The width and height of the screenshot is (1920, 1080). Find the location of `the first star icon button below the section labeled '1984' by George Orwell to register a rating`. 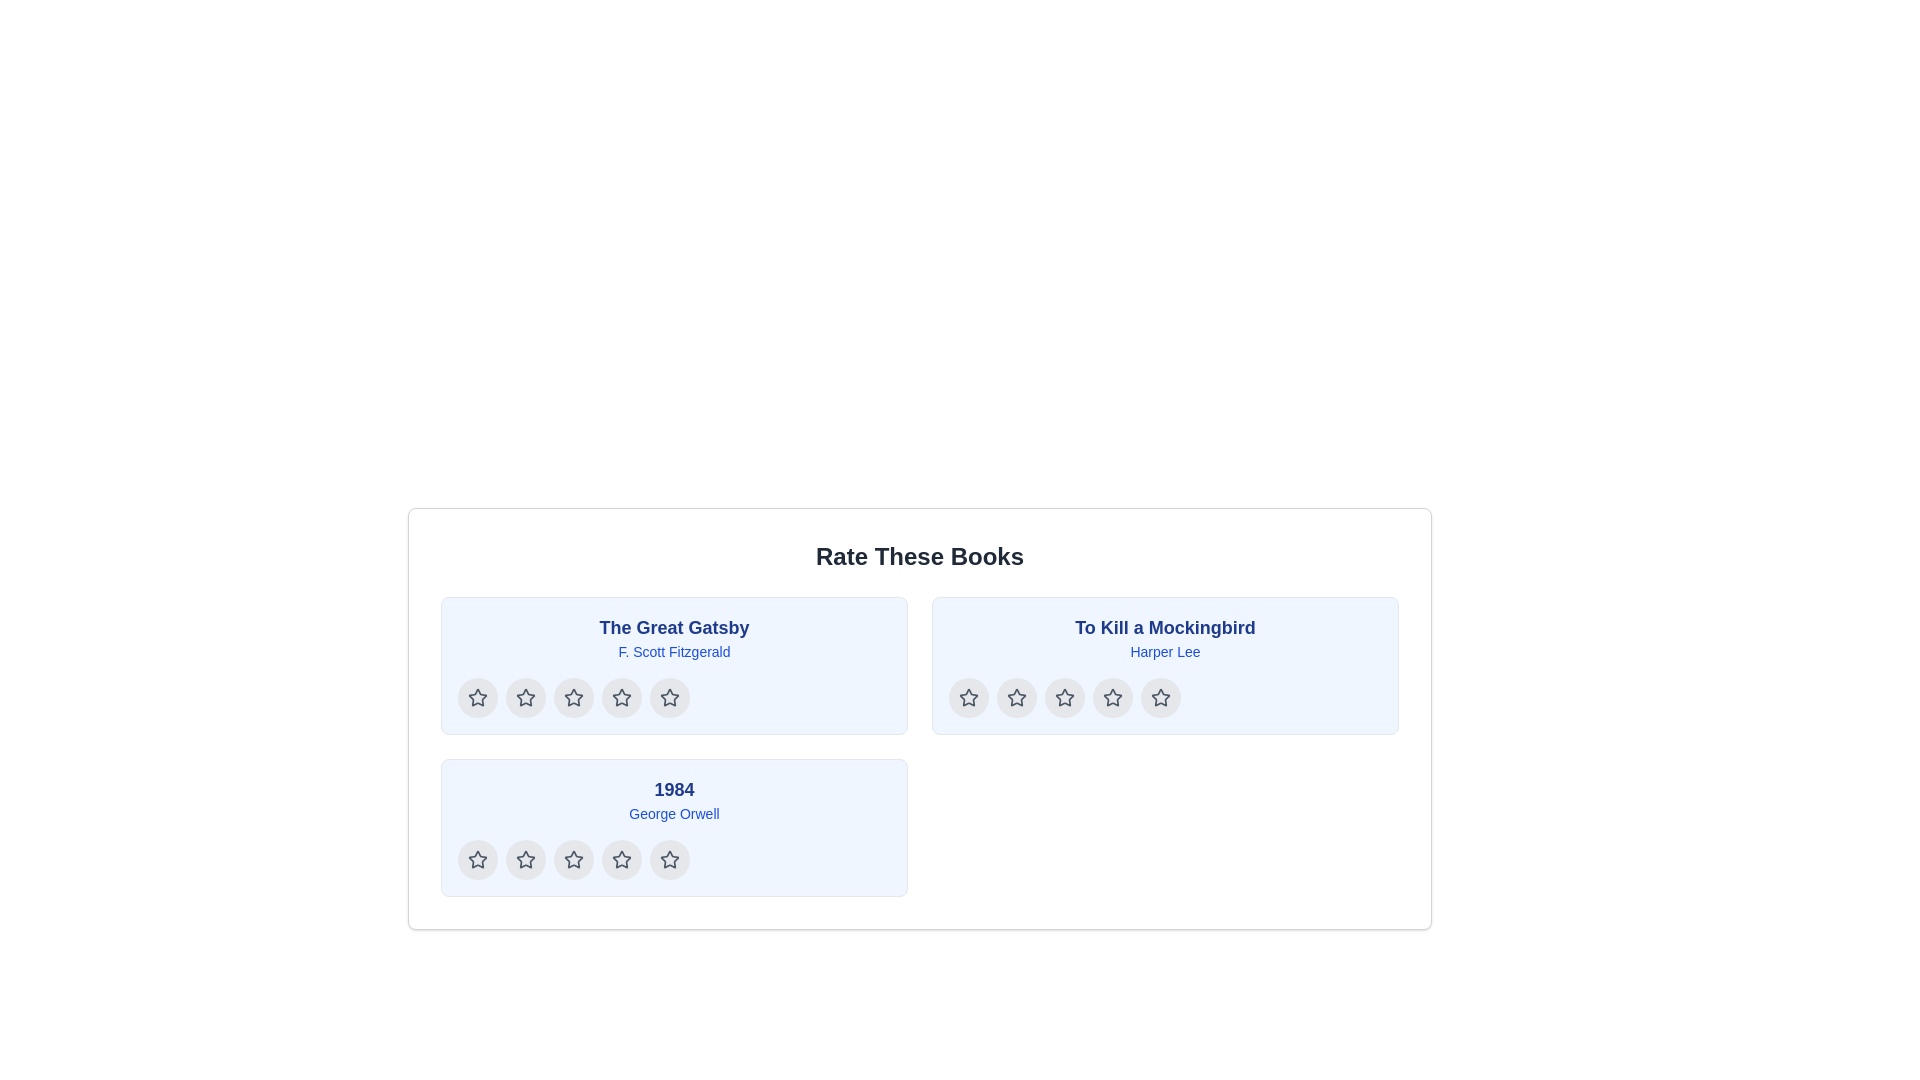

the first star icon button below the section labeled '1984' by George Orwell to register a rating is located at coordinates (477, 859).